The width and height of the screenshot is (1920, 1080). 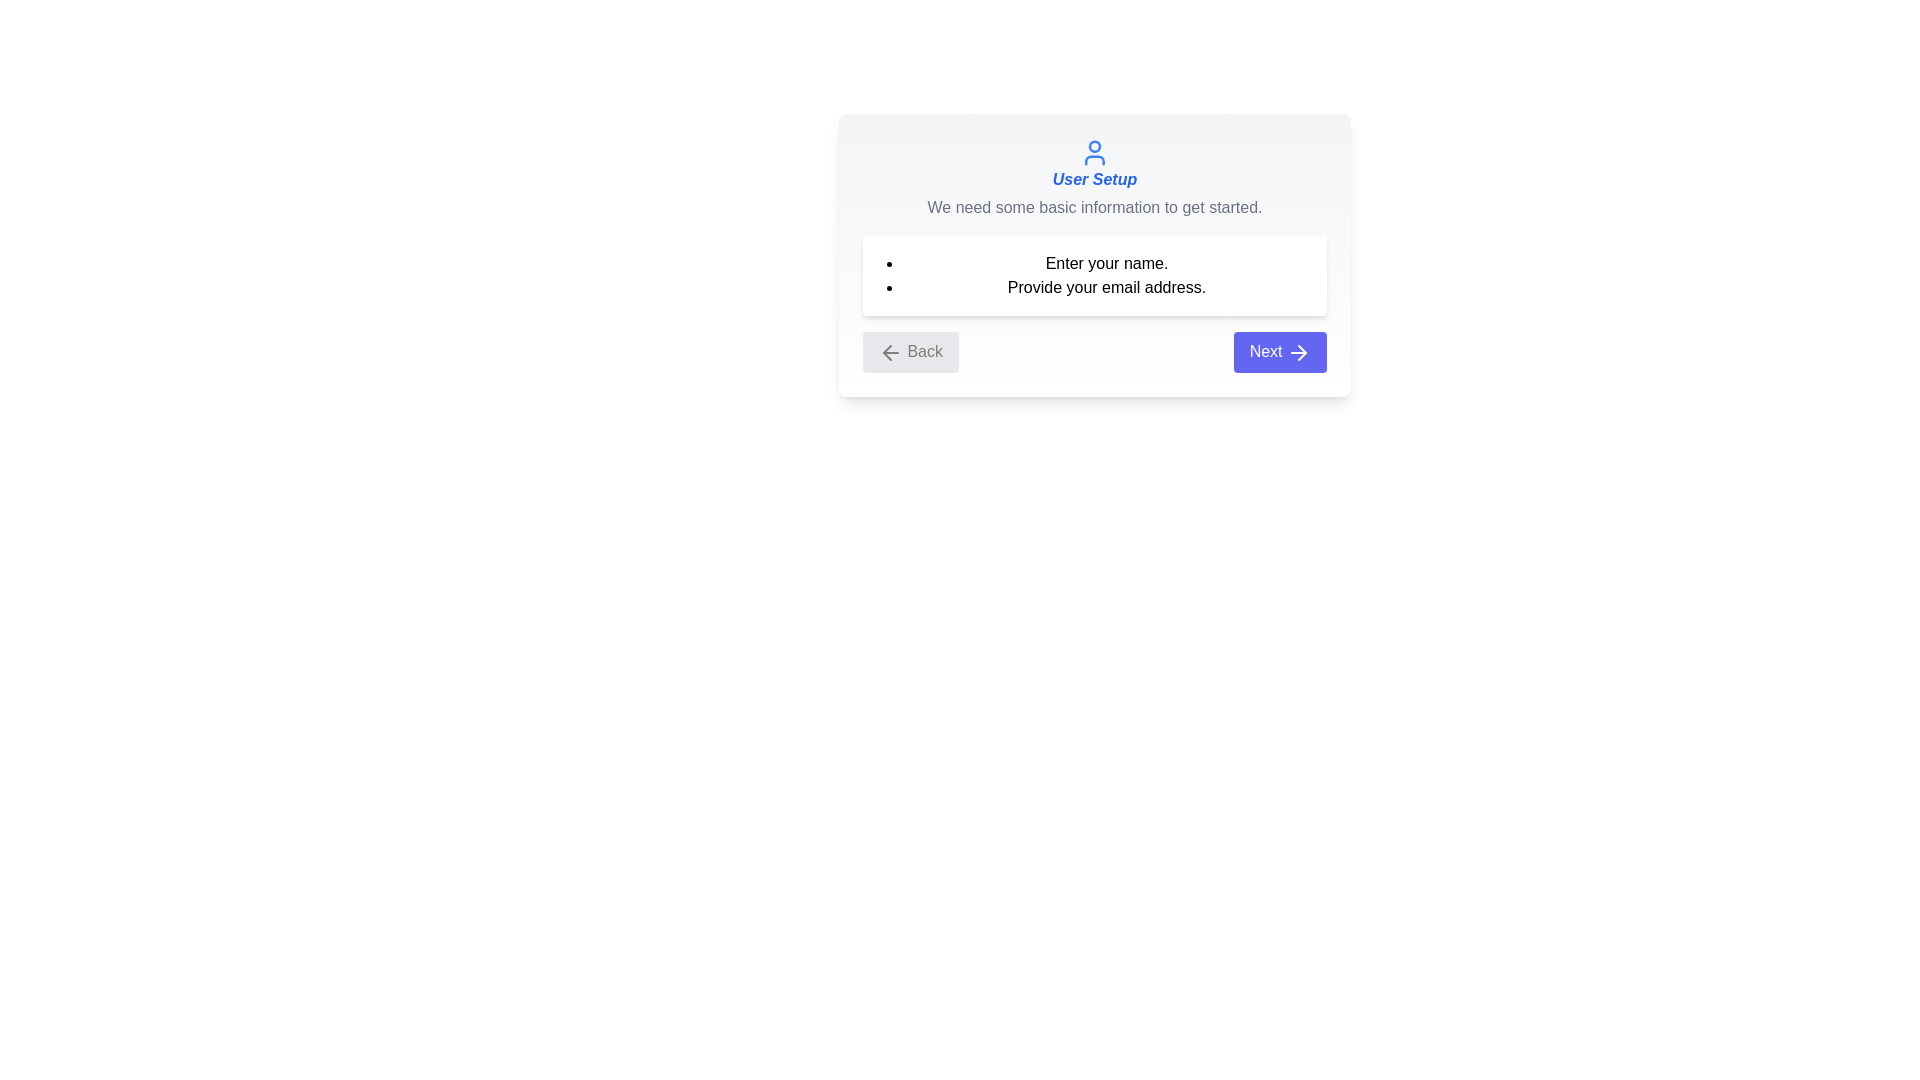 I want to click on the 'Next' button to proceed to the next step, so click(x=1280, y=350).